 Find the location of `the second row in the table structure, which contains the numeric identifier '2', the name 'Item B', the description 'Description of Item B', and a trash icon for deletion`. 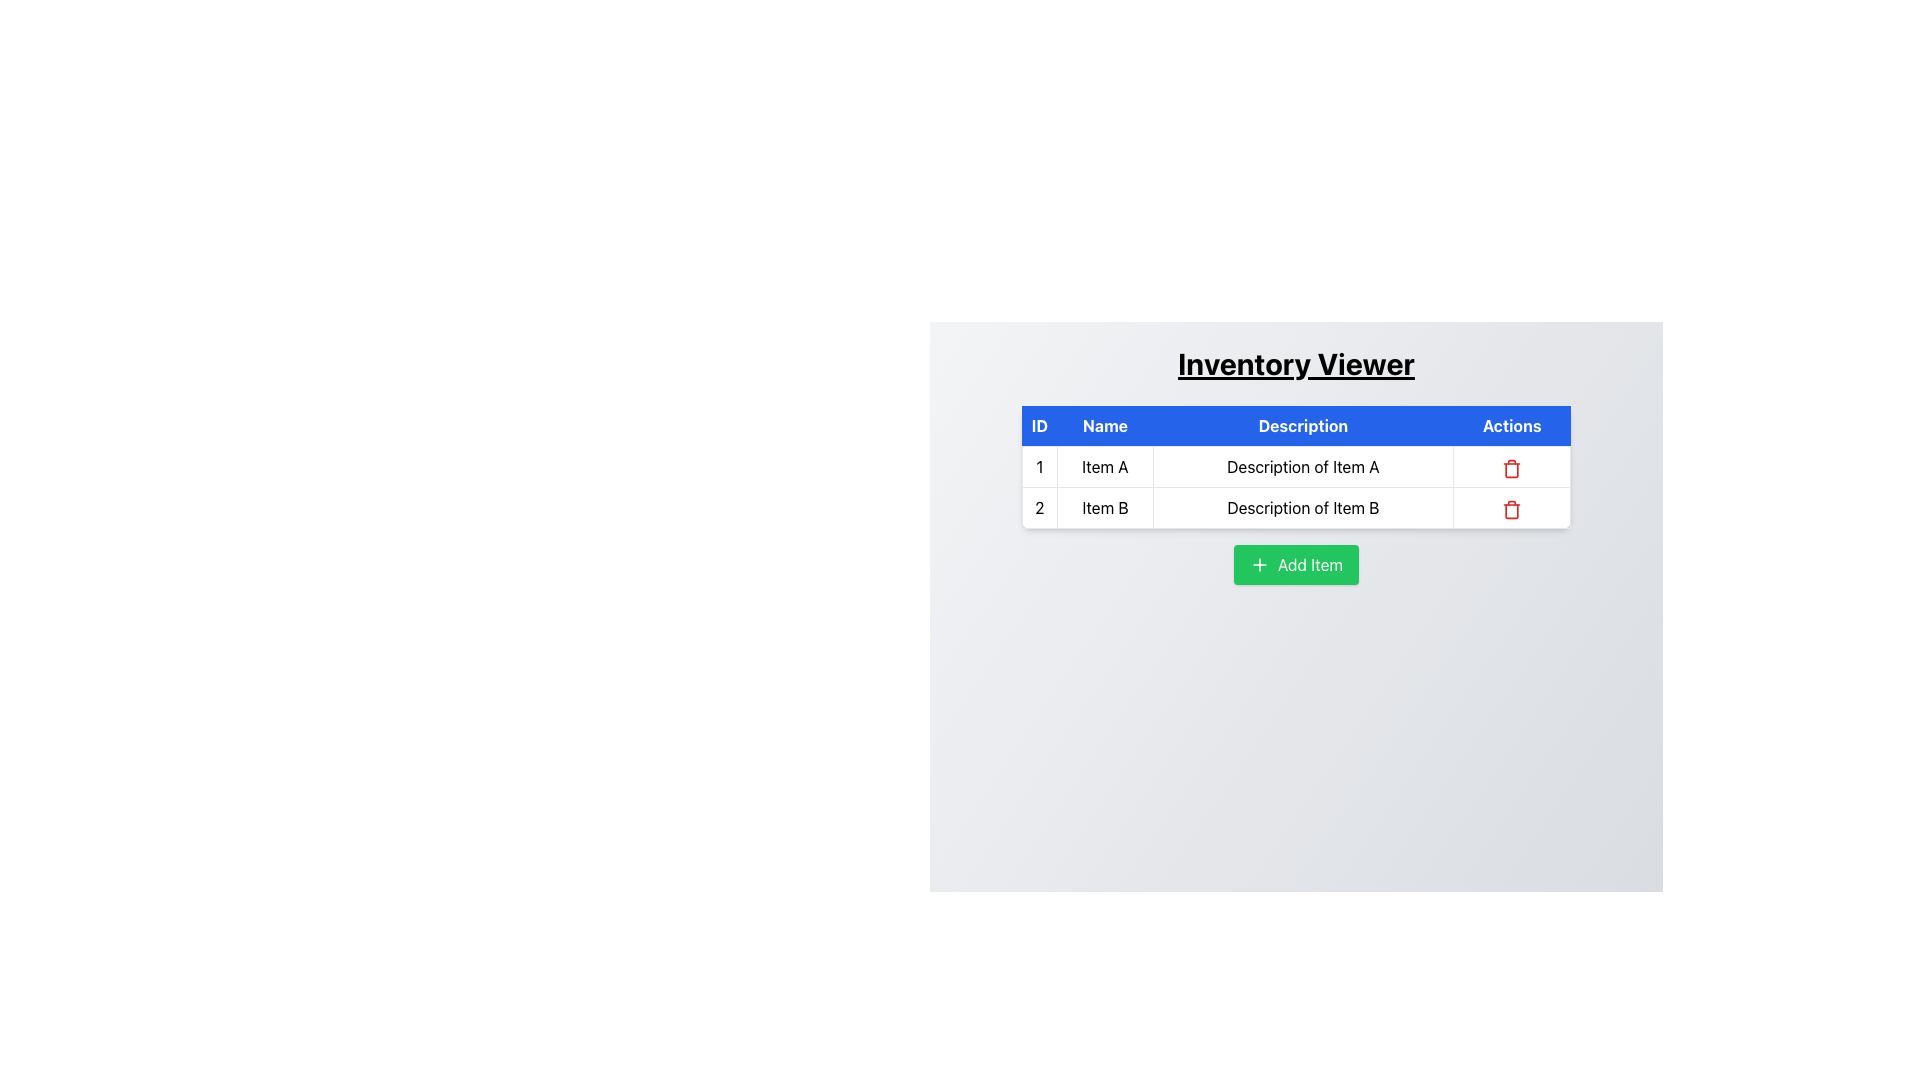

the second row in the table structure, which contains the numeric identifier '2', the name 'Item B', the description 'Description of Item B', and a trash icon for deletion is located at coordinates (1296, 507).